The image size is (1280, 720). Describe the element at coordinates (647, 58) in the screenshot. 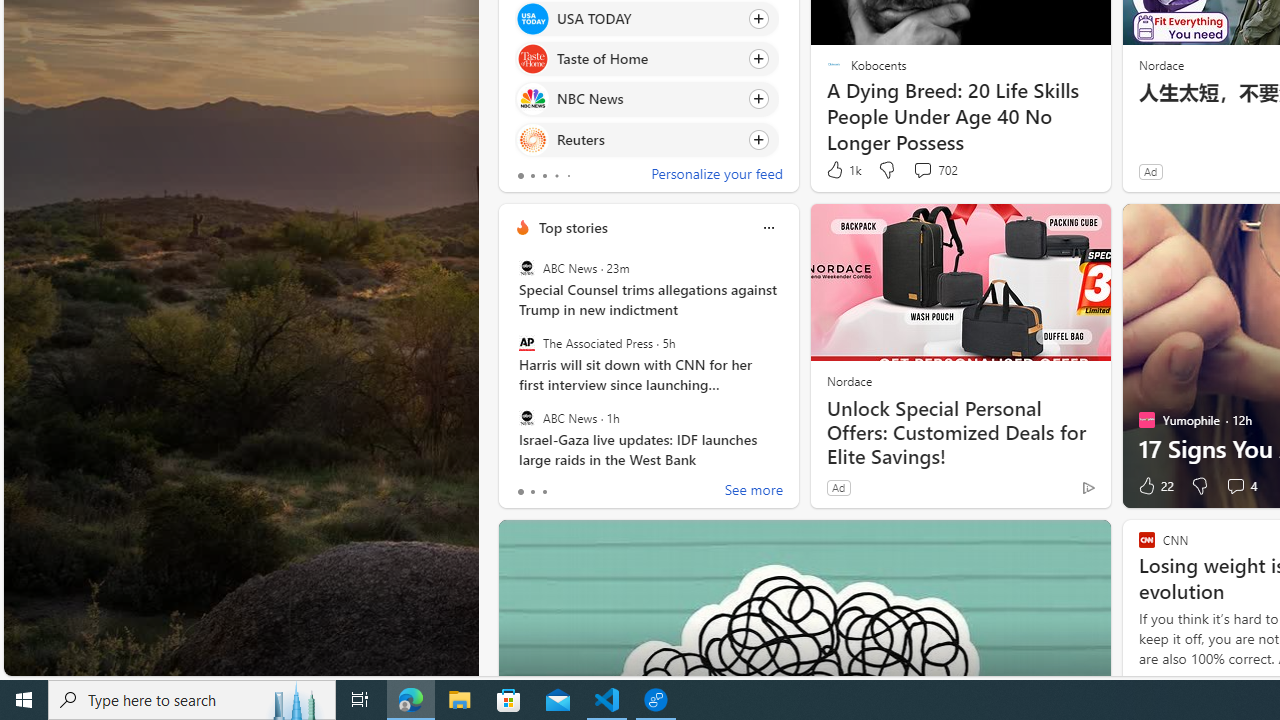

I see `'Click to follow source Taste of Home'` at that location.